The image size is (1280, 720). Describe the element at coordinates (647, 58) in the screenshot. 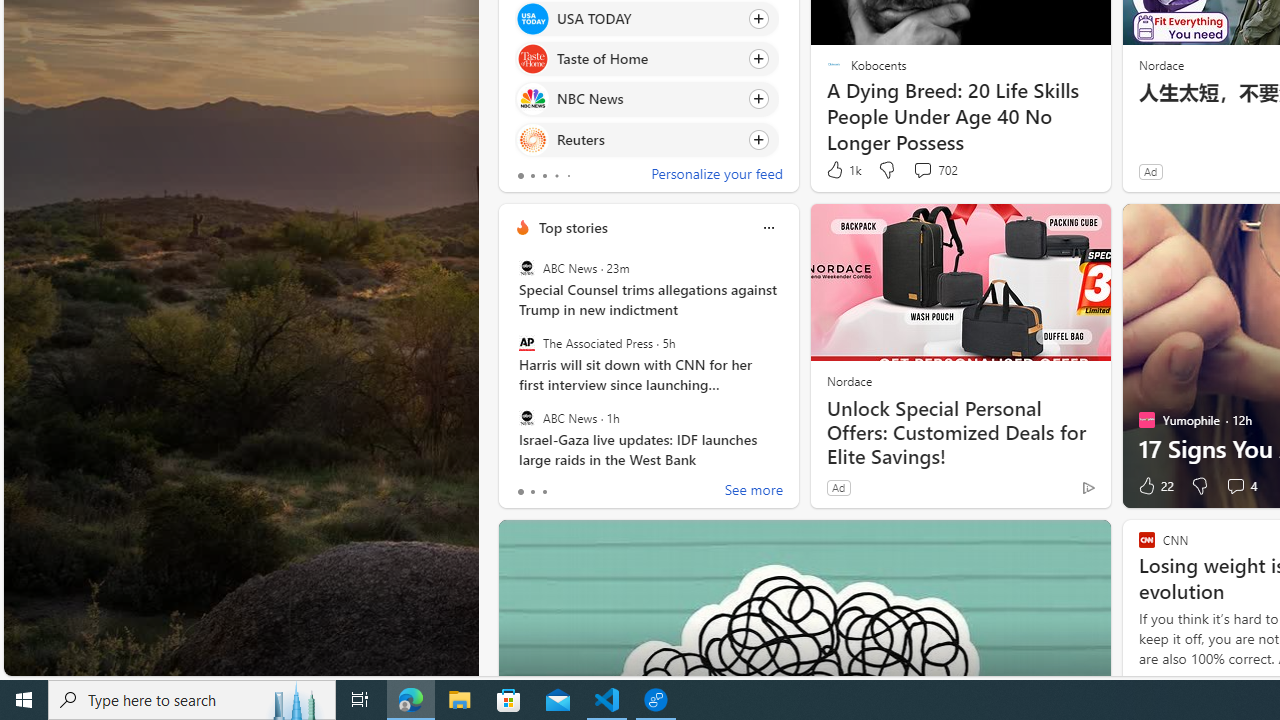

I see `'Click to follow source Taste of Home'` at that location.